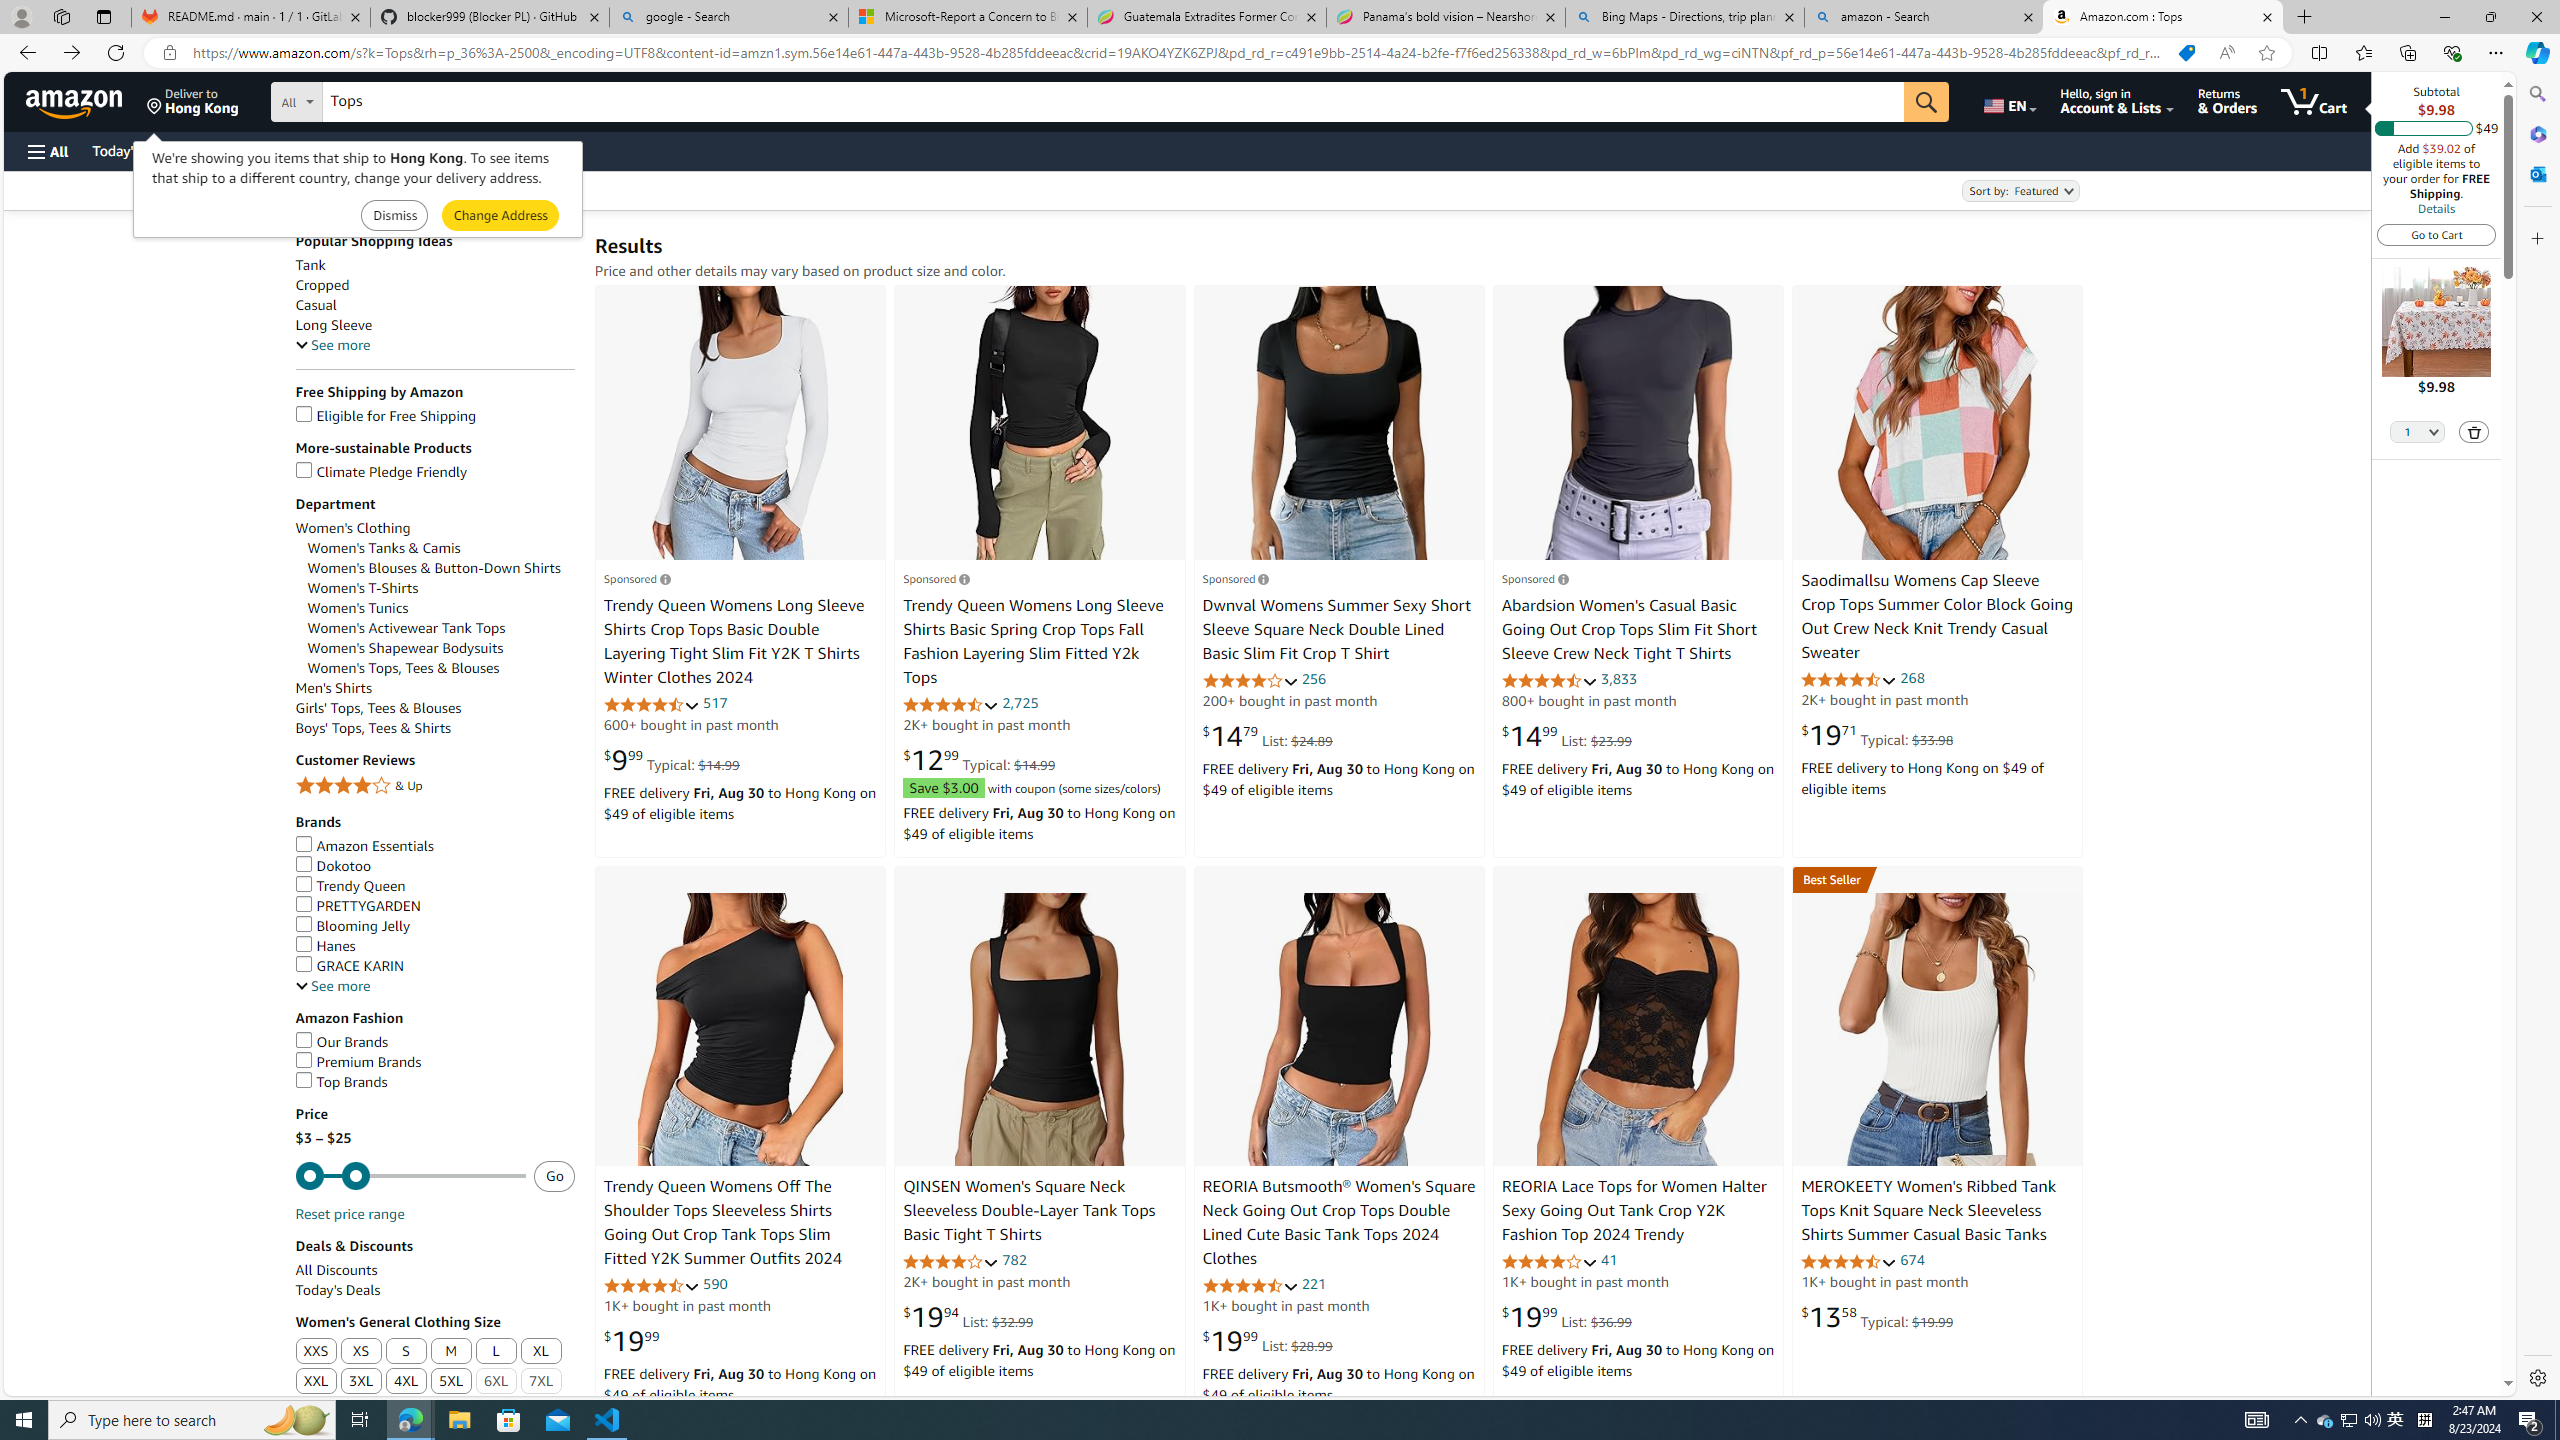 The height and width of the screenshot is (1440, 2560). I want to click on 'See more, Brands', so click(331, 985).